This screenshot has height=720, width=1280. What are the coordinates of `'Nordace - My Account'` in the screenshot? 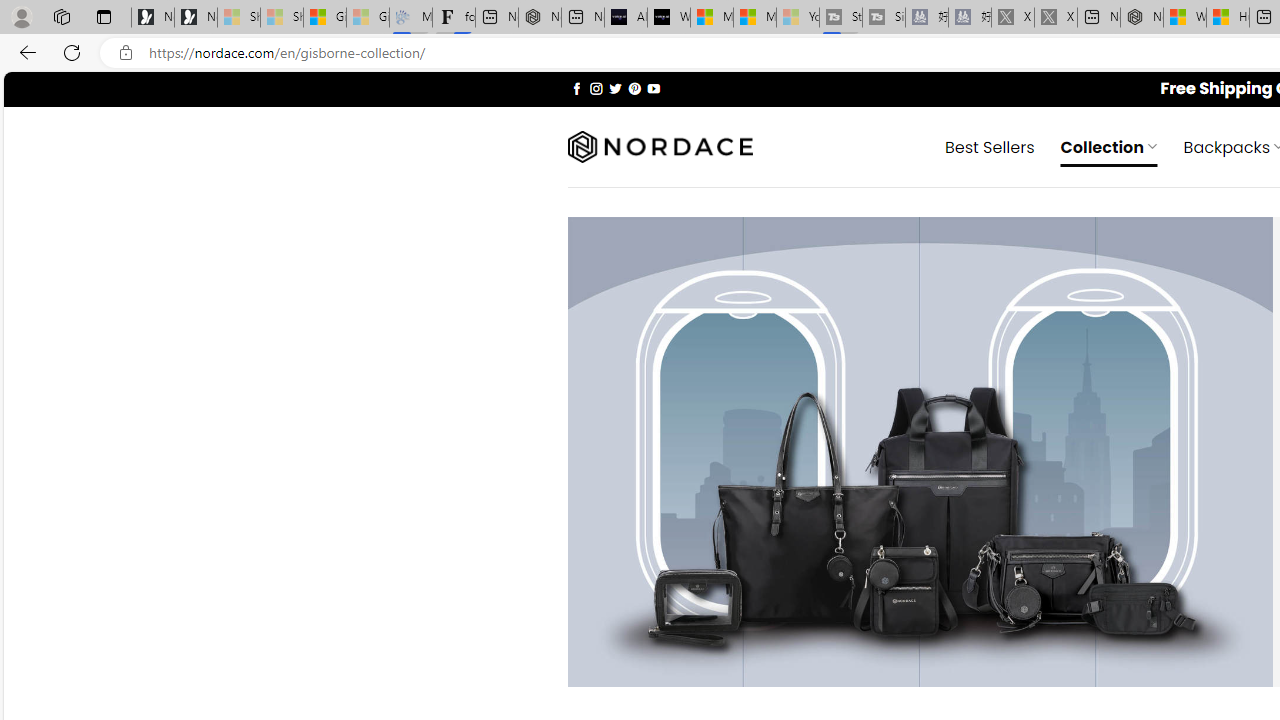 It's located at (1142, 17).